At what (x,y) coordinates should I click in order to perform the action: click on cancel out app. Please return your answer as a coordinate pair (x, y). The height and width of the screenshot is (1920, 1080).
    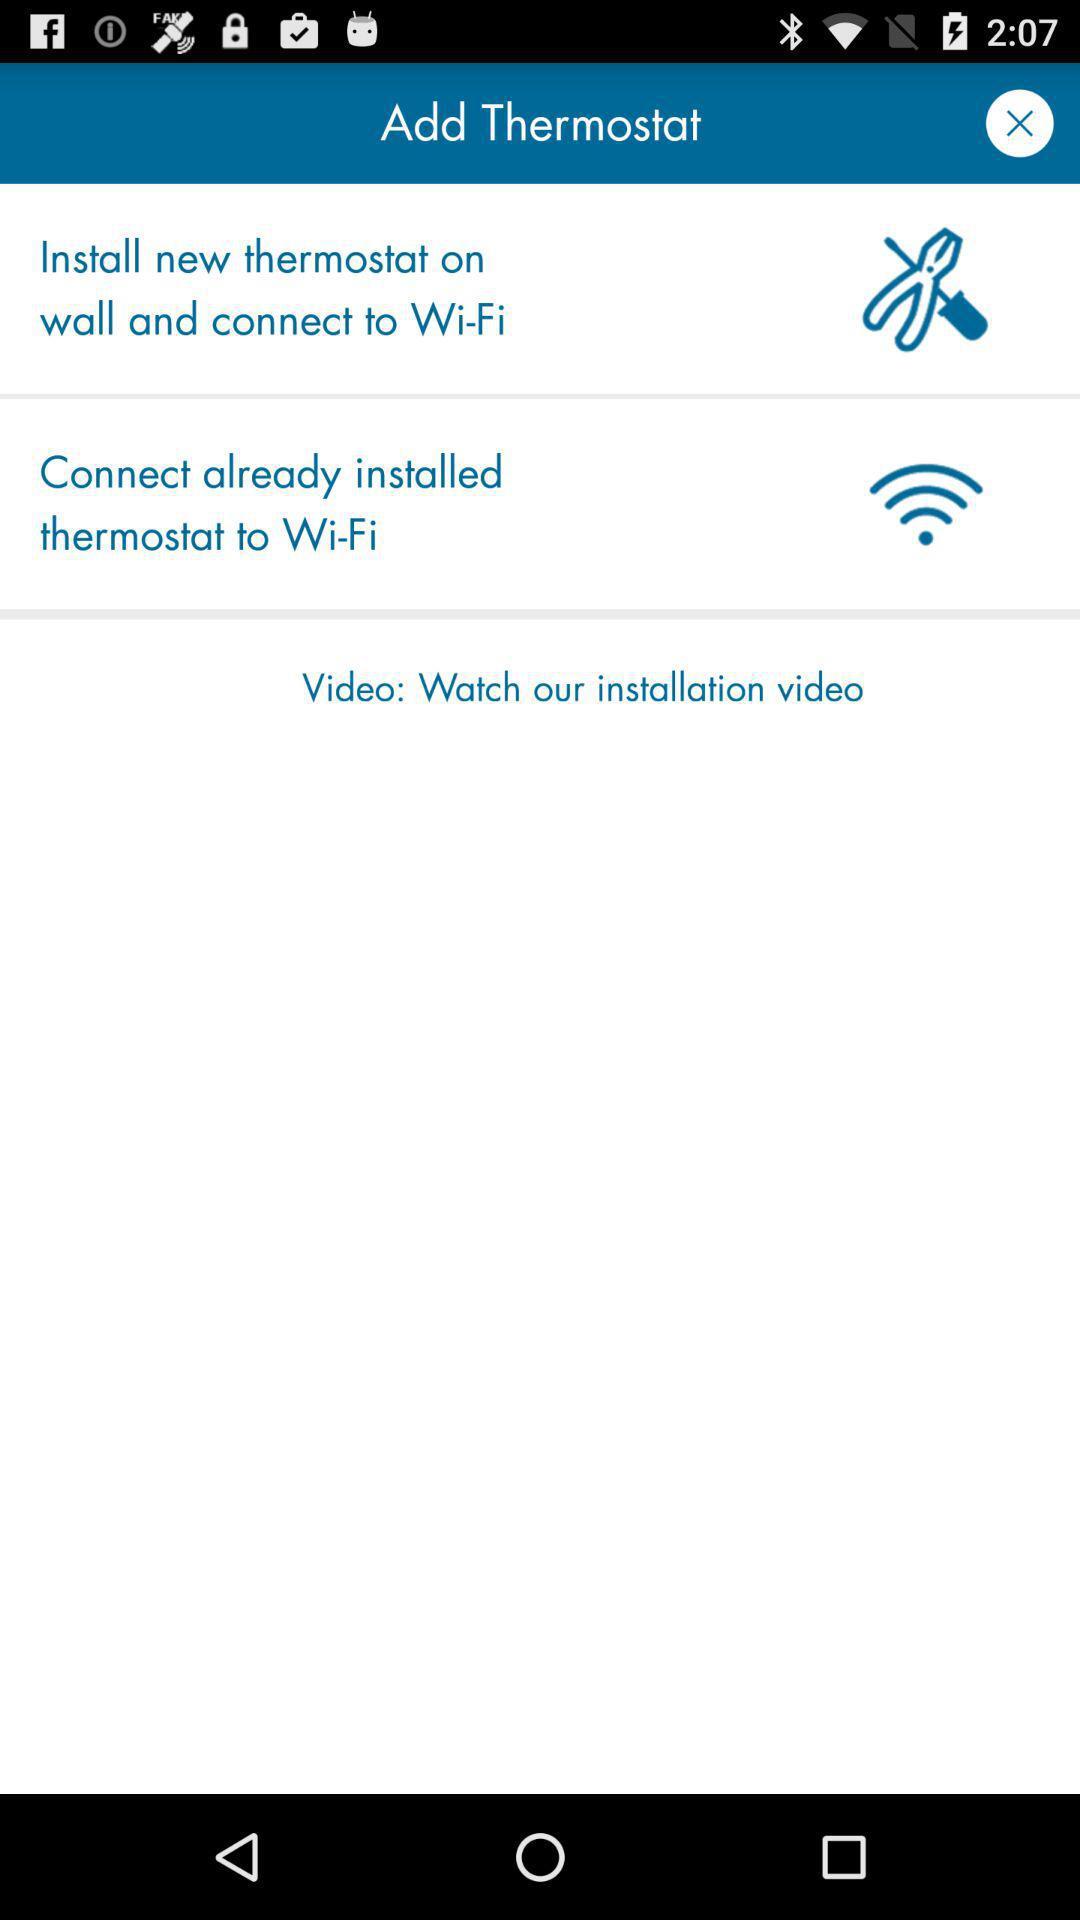
    Looking at the image, I should click on (1019, 122).